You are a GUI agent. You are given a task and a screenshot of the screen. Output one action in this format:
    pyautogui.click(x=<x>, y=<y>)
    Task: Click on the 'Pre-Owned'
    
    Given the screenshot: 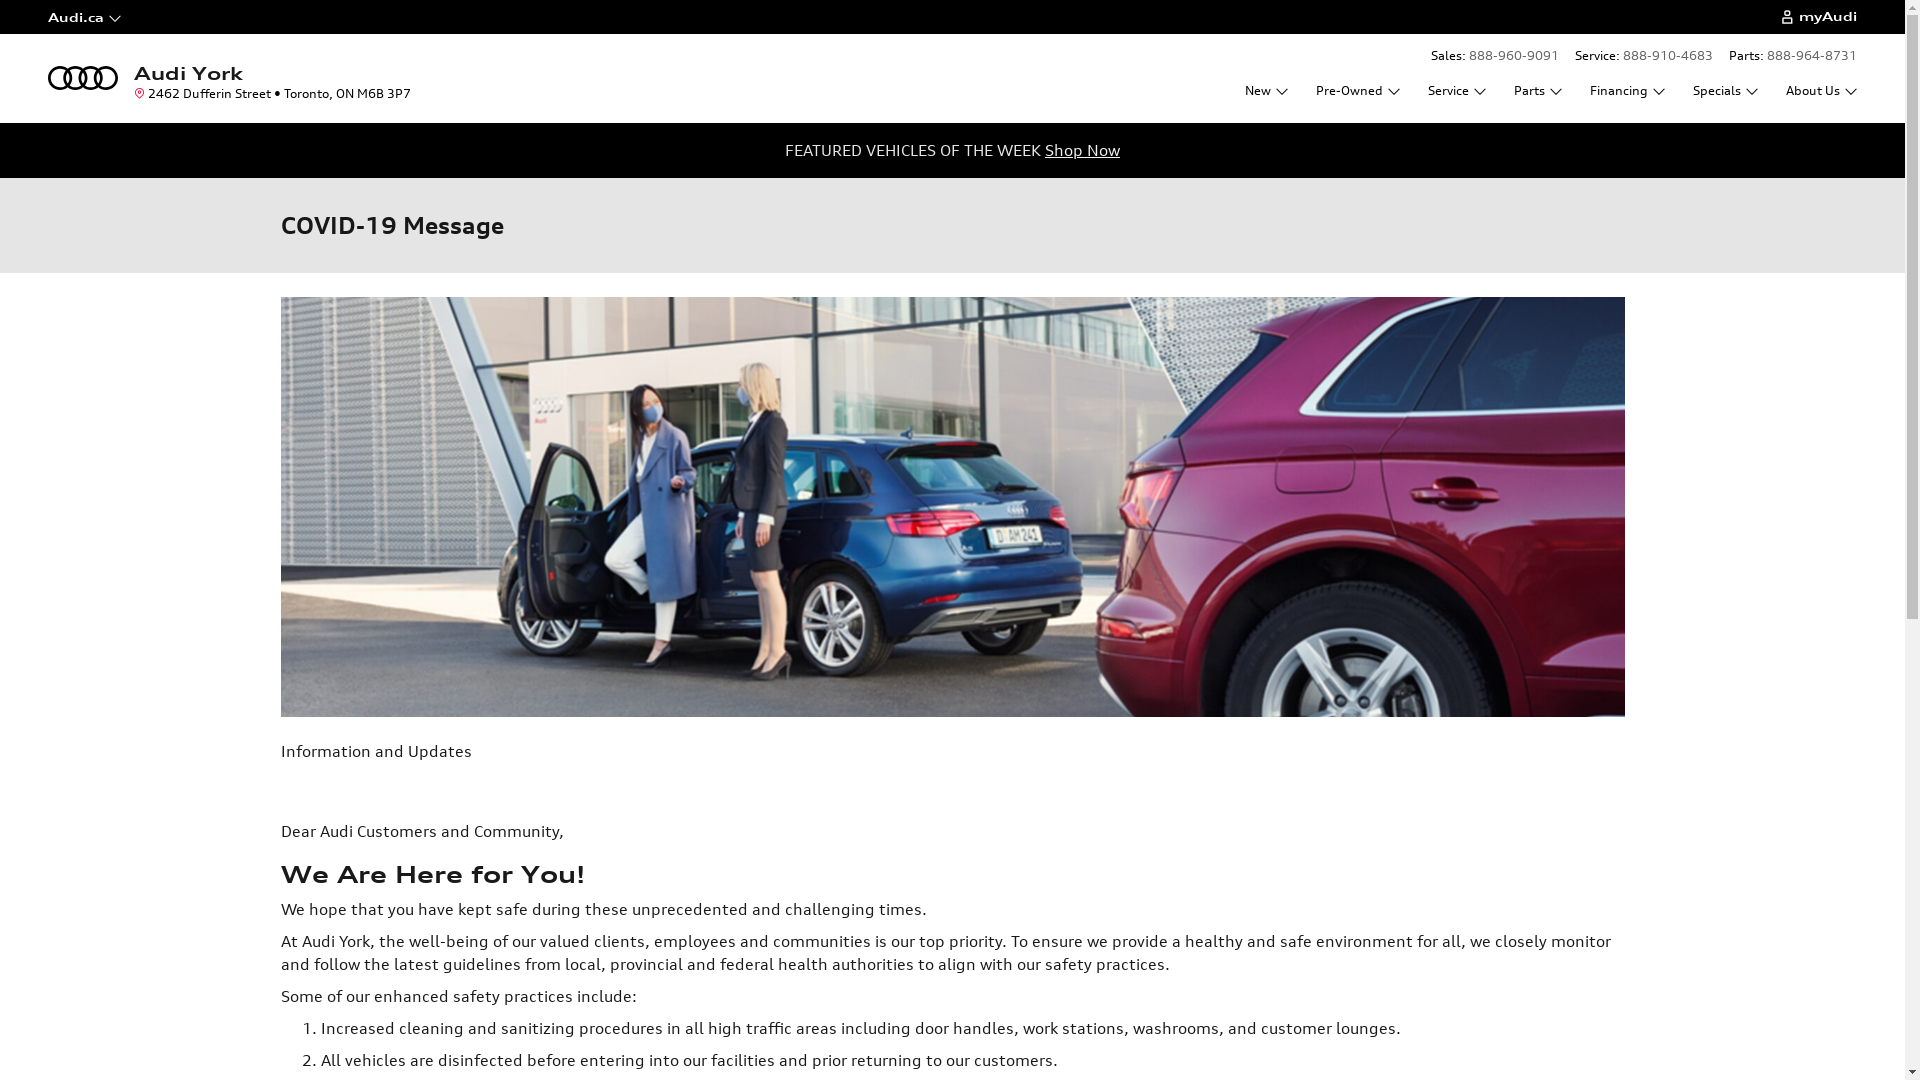 What is the action you would take?
    pyautogui.click(x=1358, y=90)
    